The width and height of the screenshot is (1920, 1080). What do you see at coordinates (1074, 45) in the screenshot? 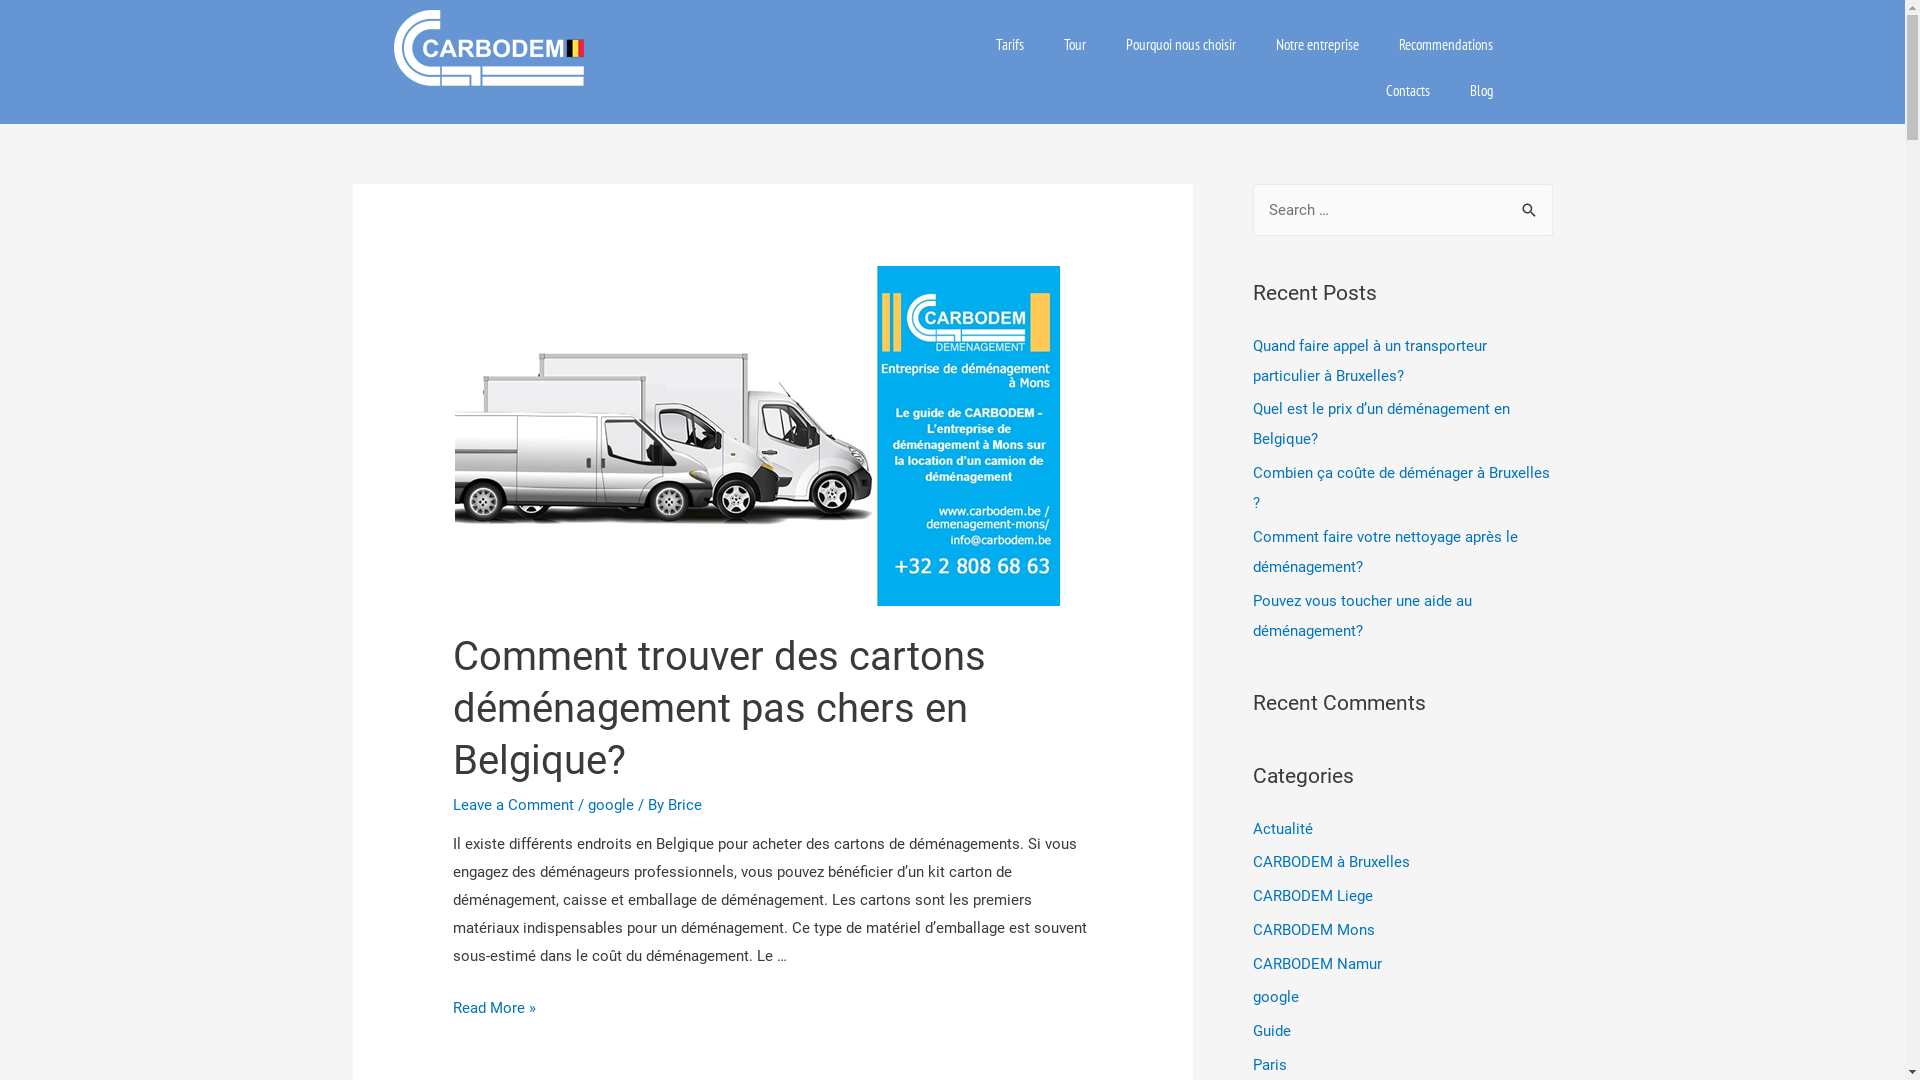
I see `'Tour'` at bounding box center [1074, 45].